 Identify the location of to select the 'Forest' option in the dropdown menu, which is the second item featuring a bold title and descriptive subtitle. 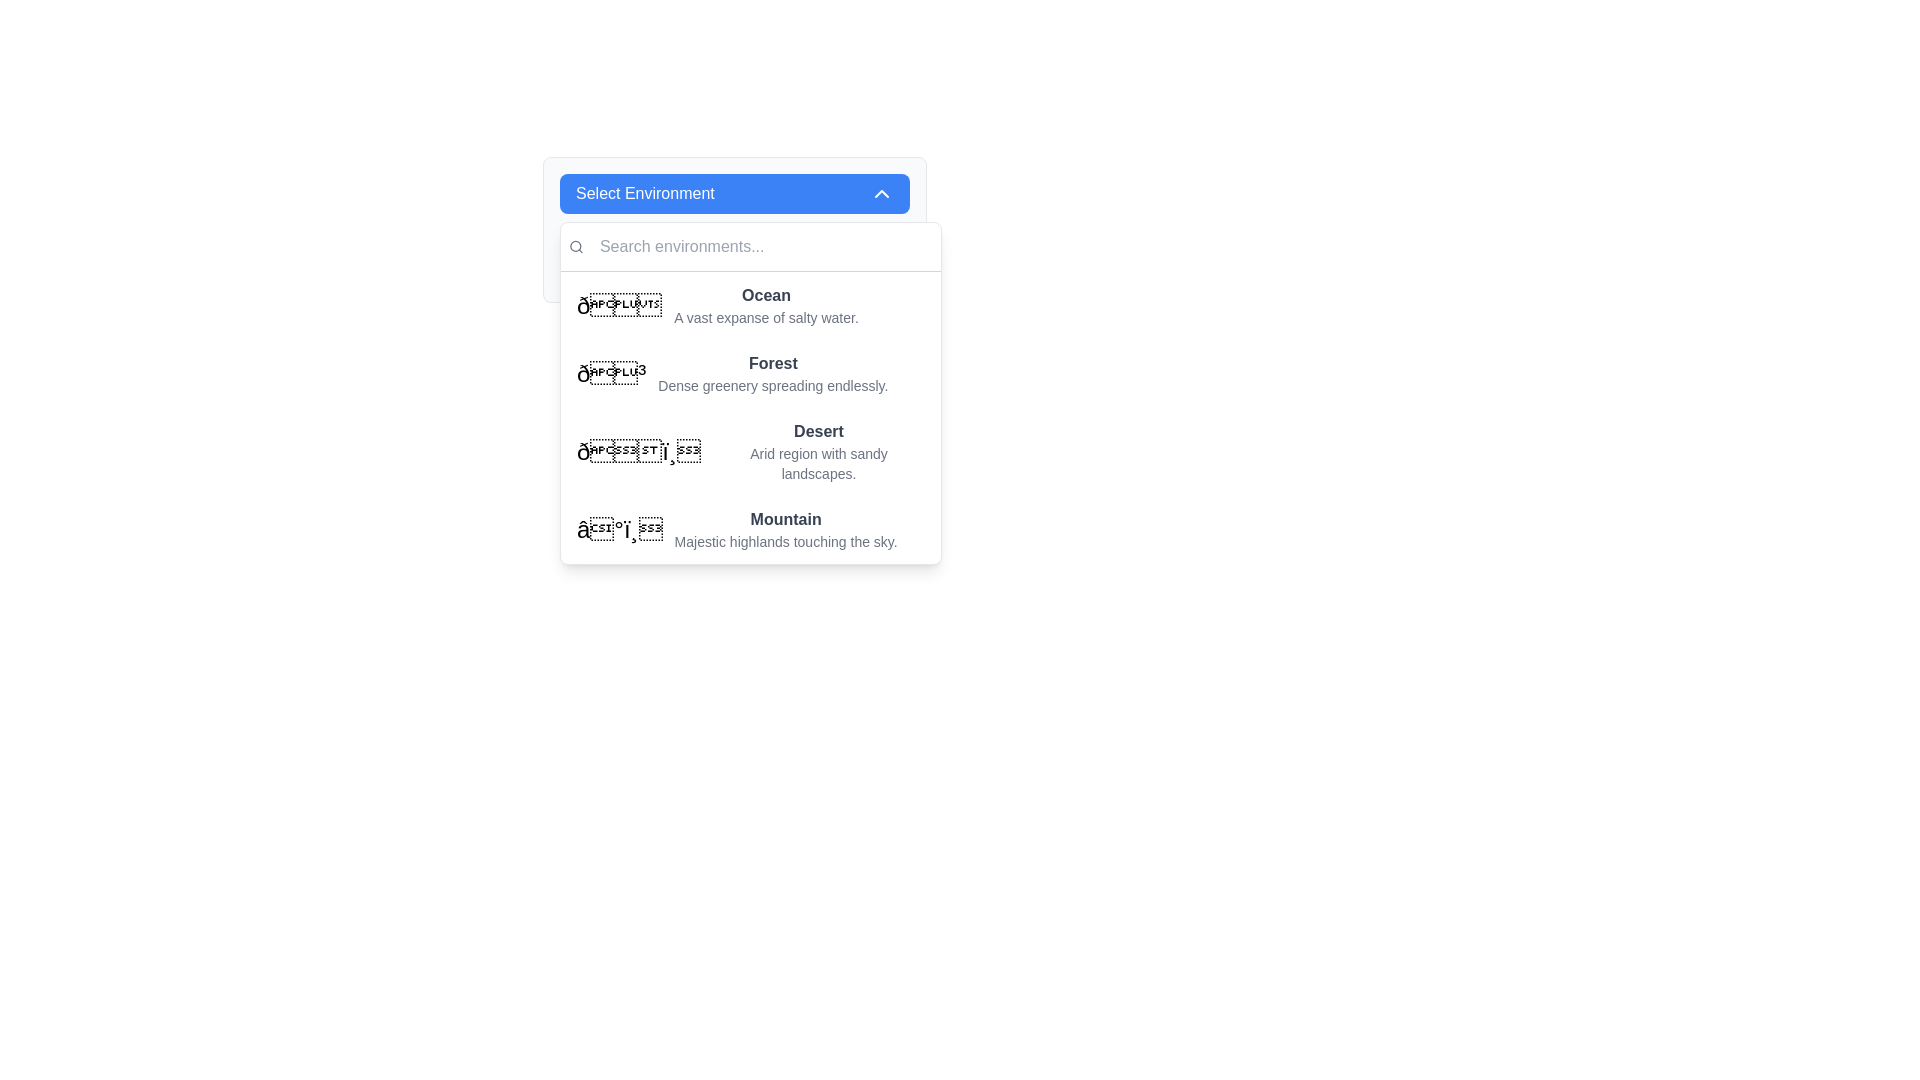
(731, 374).